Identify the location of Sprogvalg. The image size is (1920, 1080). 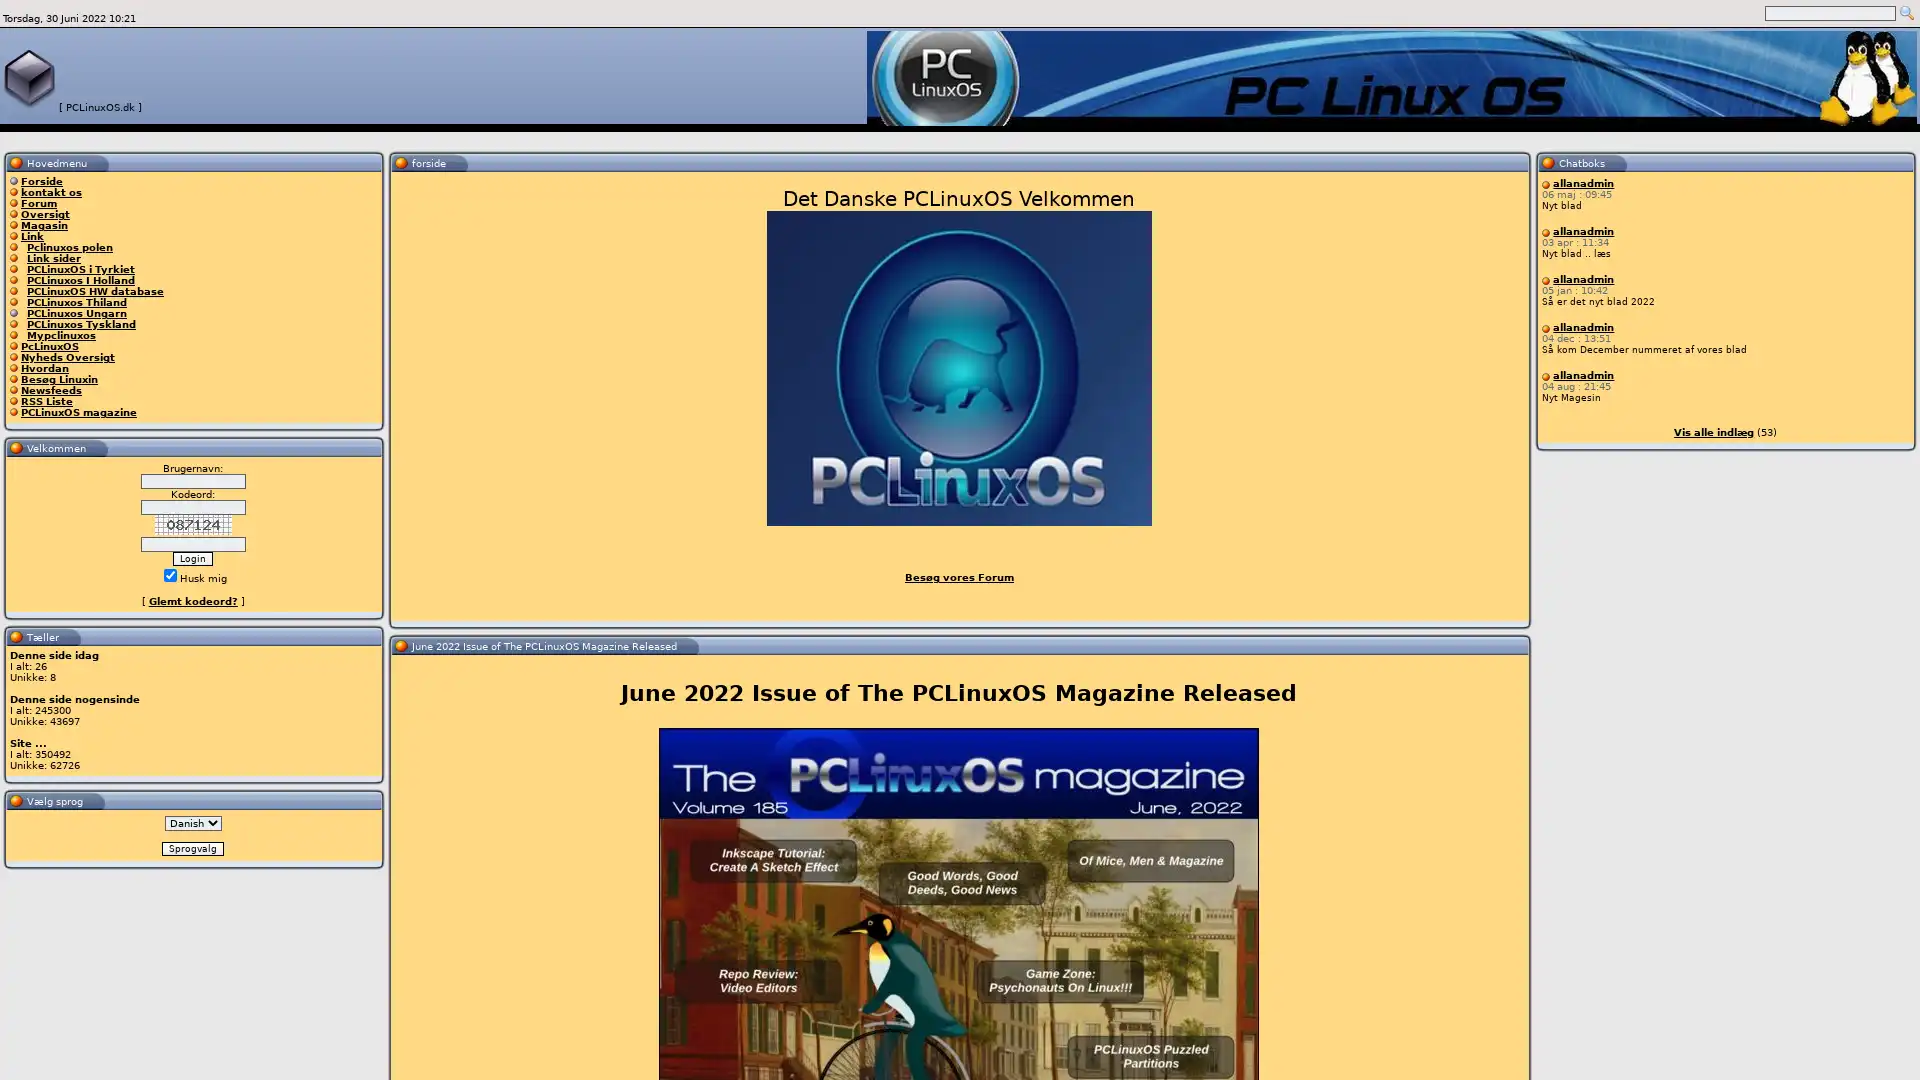
(192, 848).